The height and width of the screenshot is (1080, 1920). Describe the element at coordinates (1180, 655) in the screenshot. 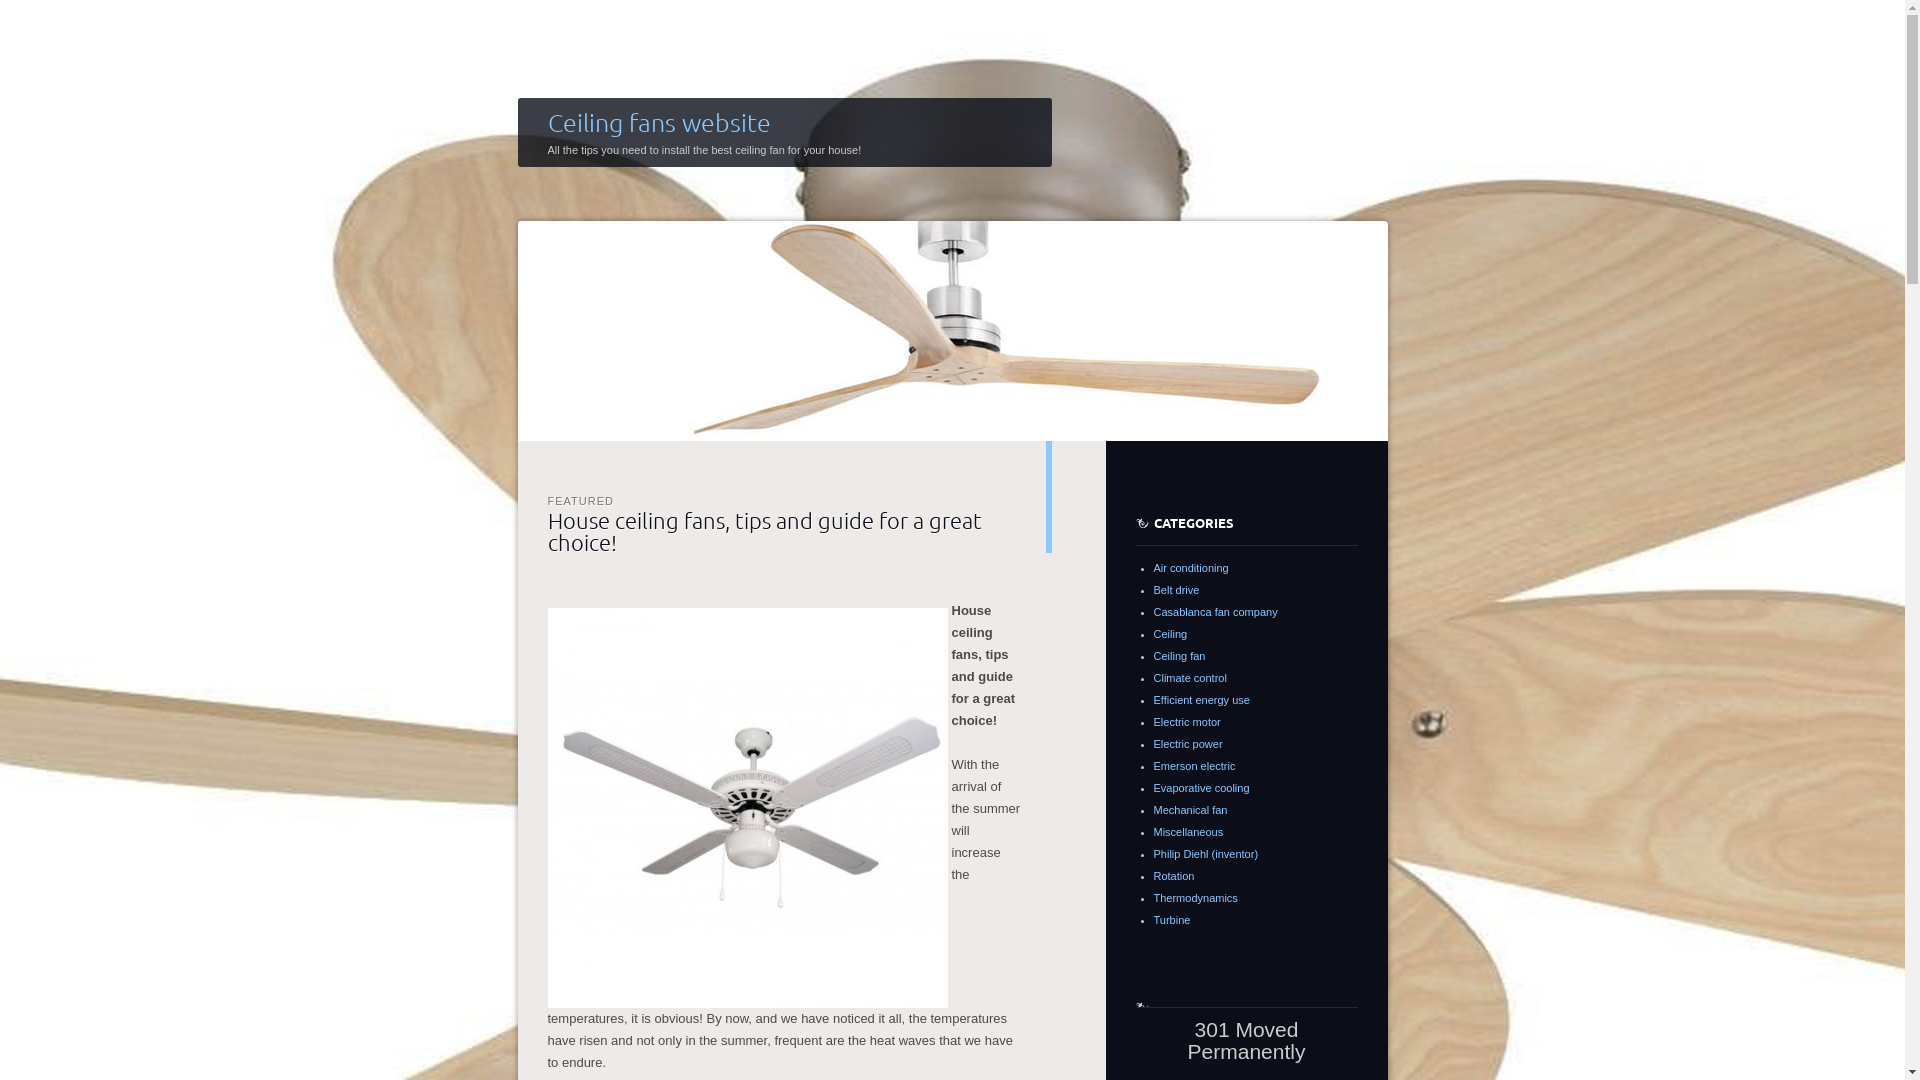

I see `'Ceiling fan'` at that location.